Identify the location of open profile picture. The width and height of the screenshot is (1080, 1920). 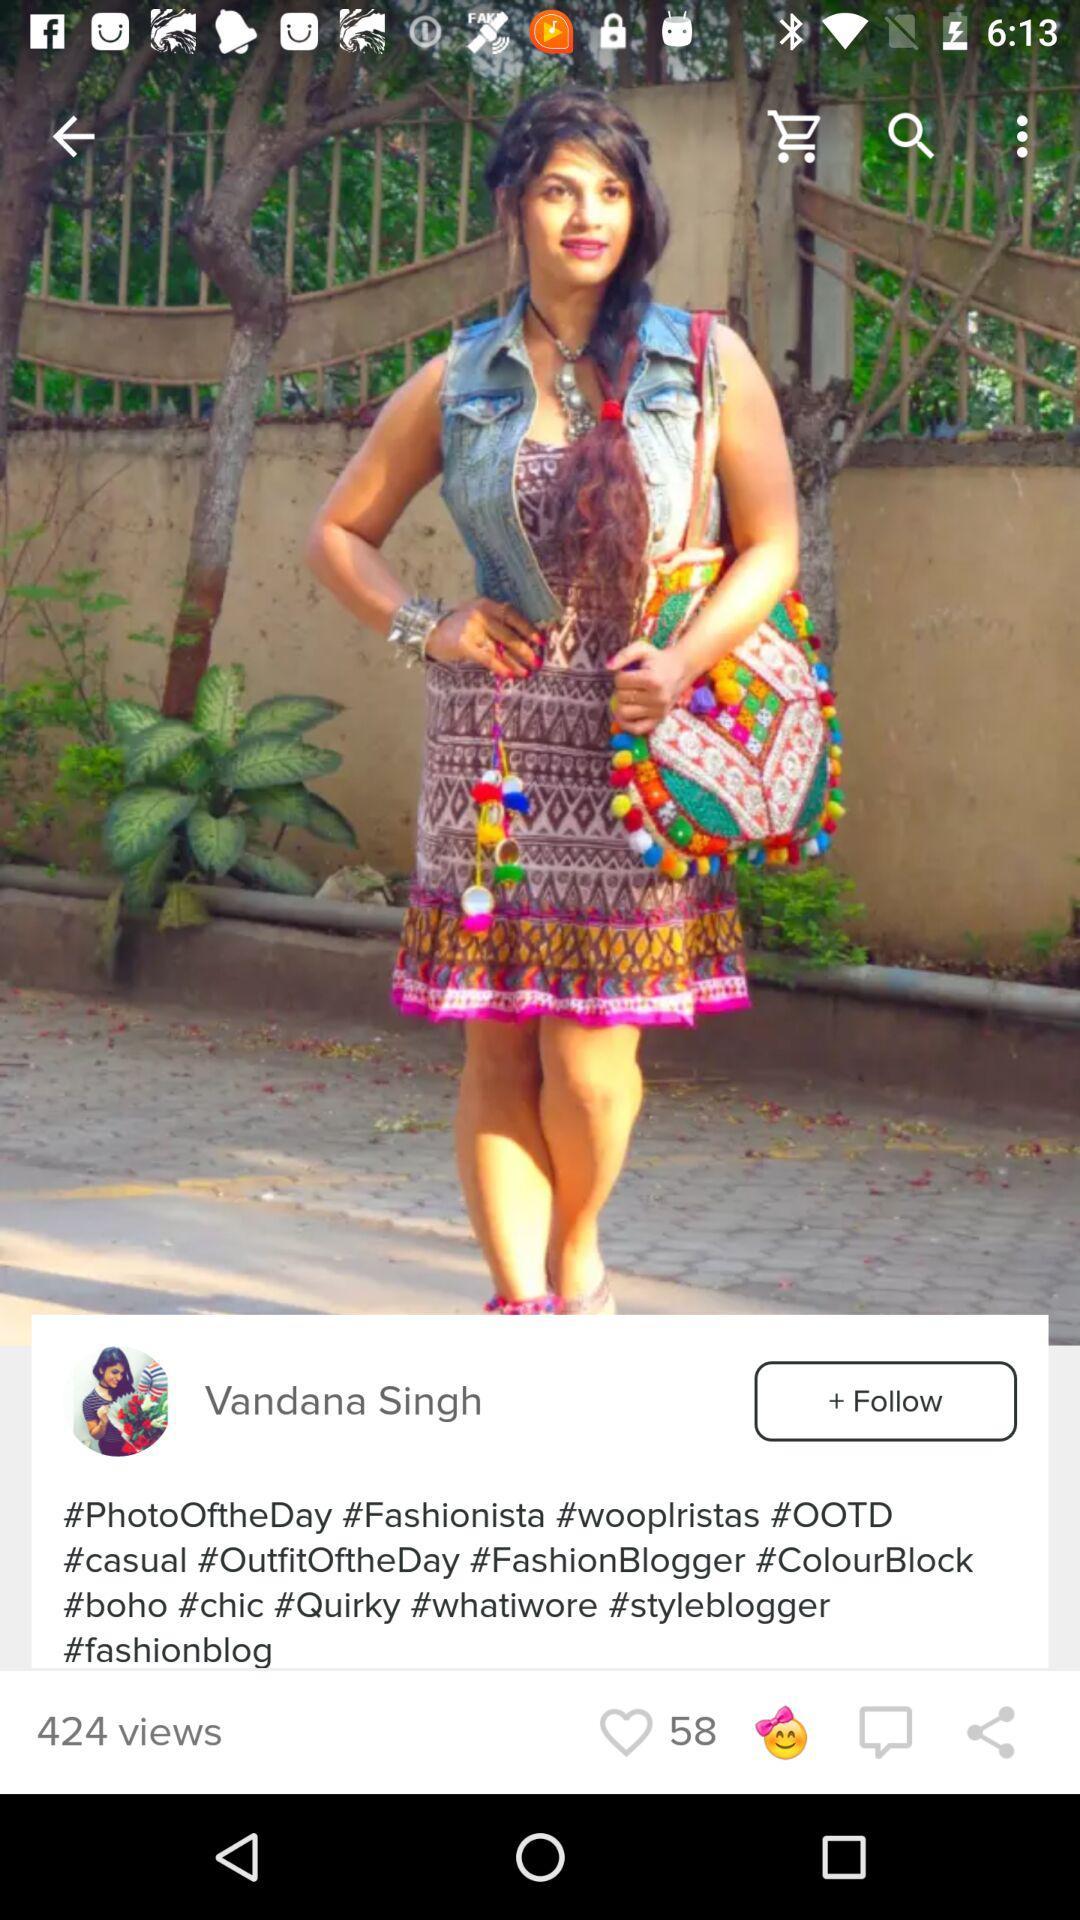
(118, 1400).